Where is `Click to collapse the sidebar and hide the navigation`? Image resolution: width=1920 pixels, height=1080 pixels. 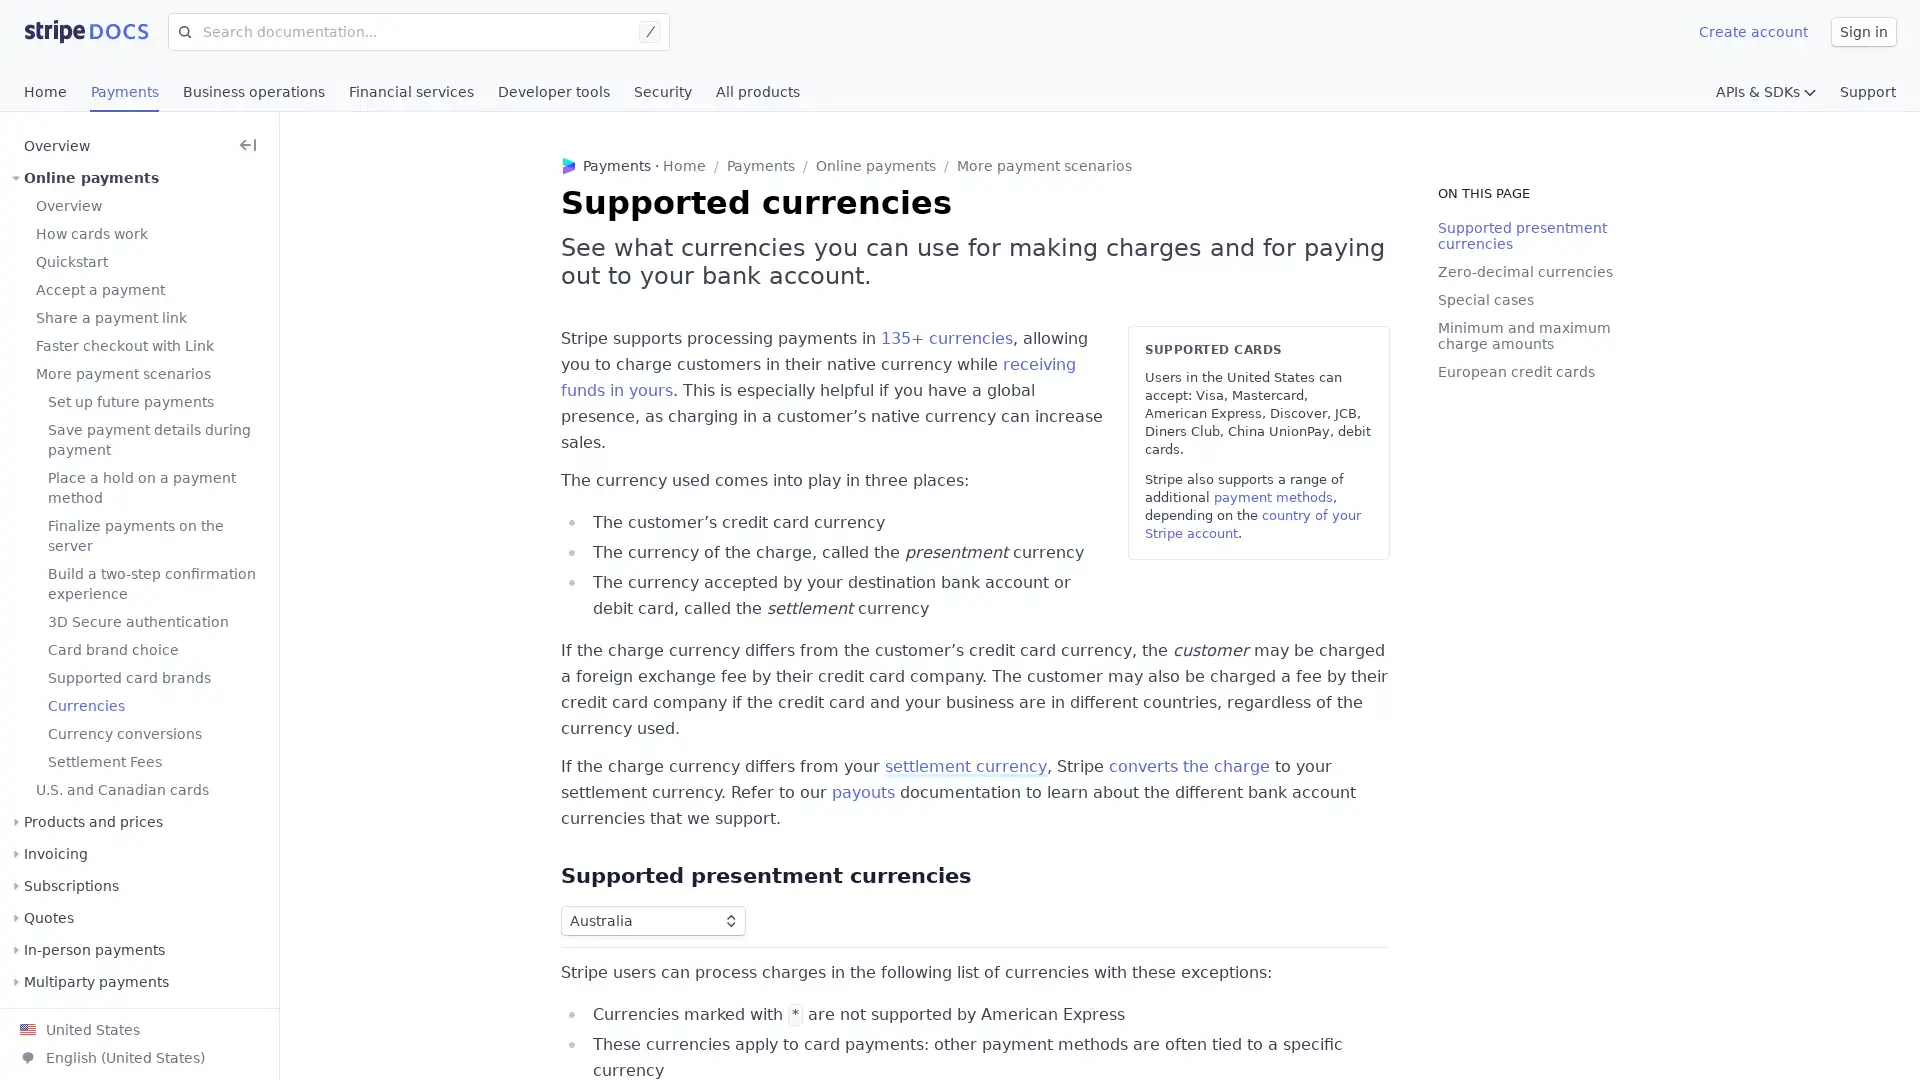
Click to collapse the sidebar and hide the navigation is located at coordinates (247, 145).